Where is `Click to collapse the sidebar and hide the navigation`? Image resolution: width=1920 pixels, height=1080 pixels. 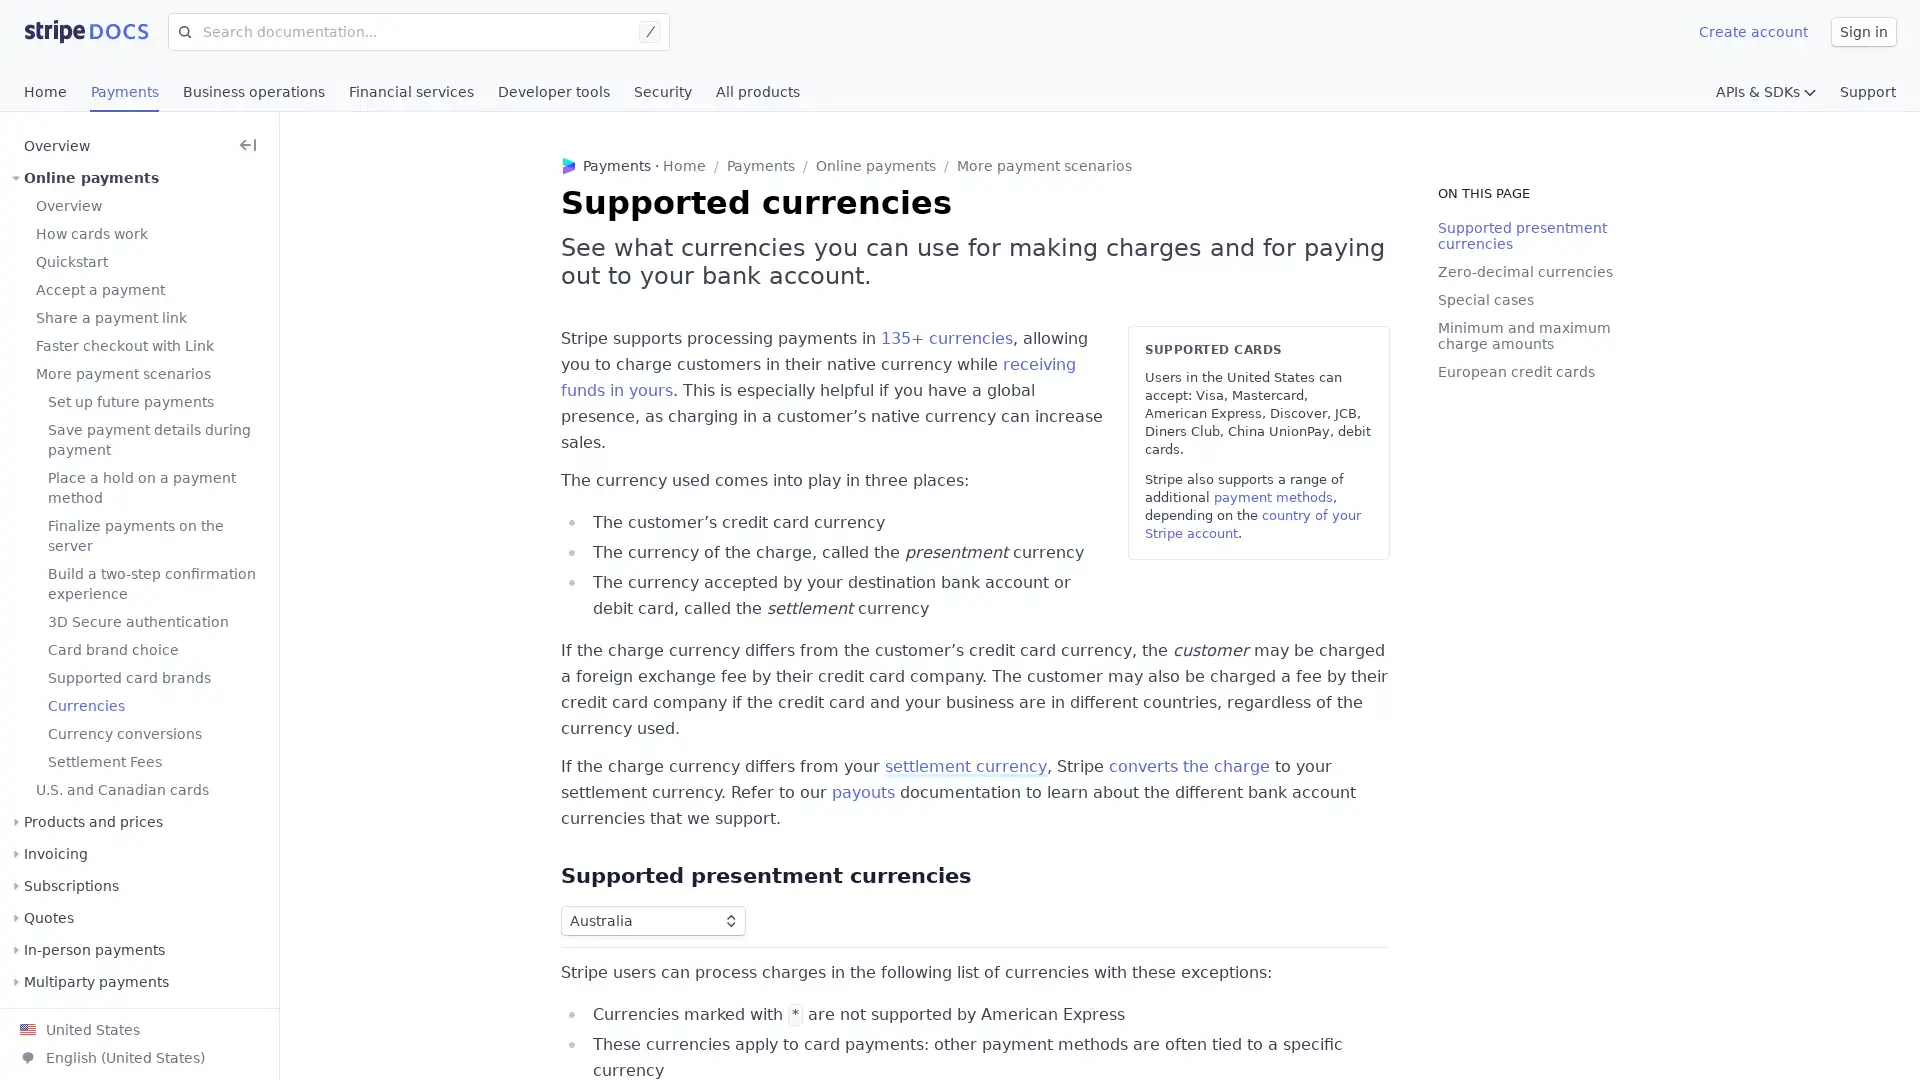
Click to collapse the sidebar and hide the navigation is located at coordinates (247, 145).